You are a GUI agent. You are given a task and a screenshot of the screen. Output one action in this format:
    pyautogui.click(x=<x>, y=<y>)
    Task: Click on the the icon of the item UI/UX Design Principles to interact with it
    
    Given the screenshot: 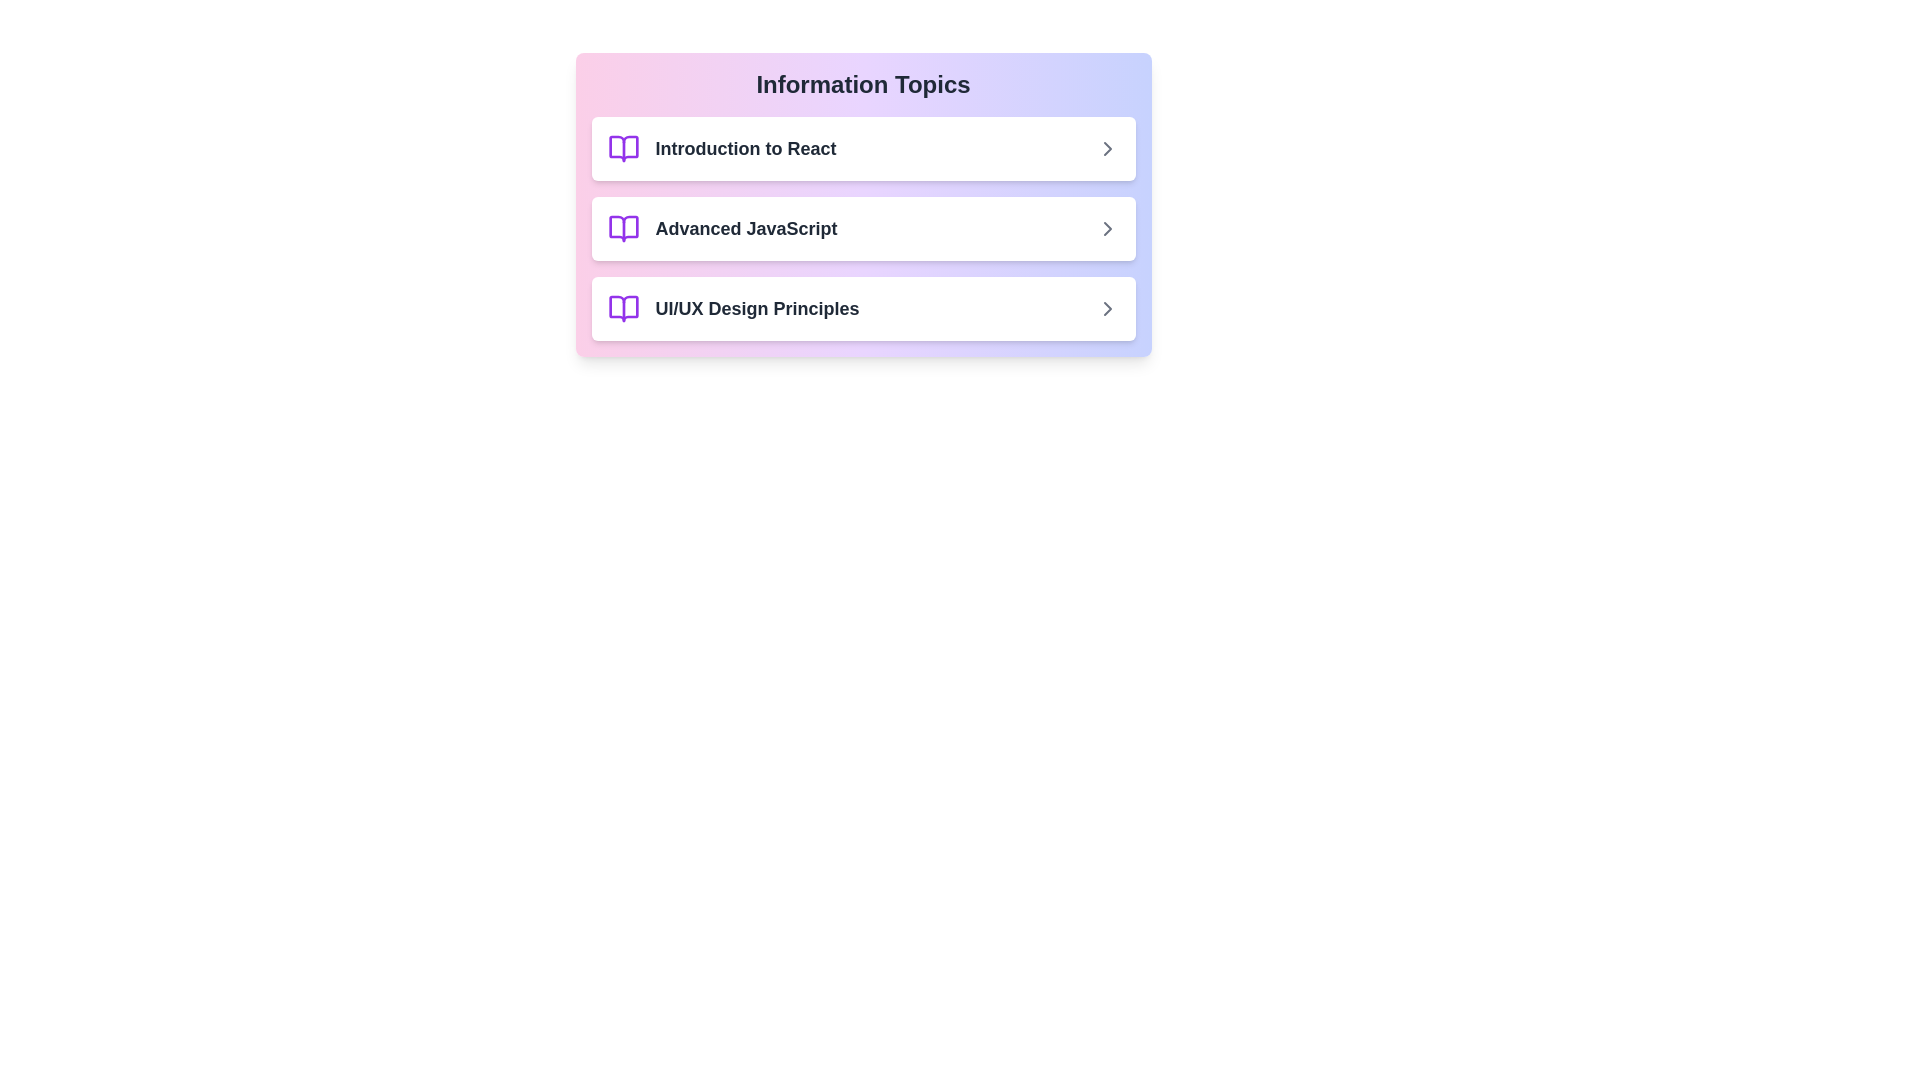 What is the action you would take?
    pyautogui.click(x=622, y=308)
    